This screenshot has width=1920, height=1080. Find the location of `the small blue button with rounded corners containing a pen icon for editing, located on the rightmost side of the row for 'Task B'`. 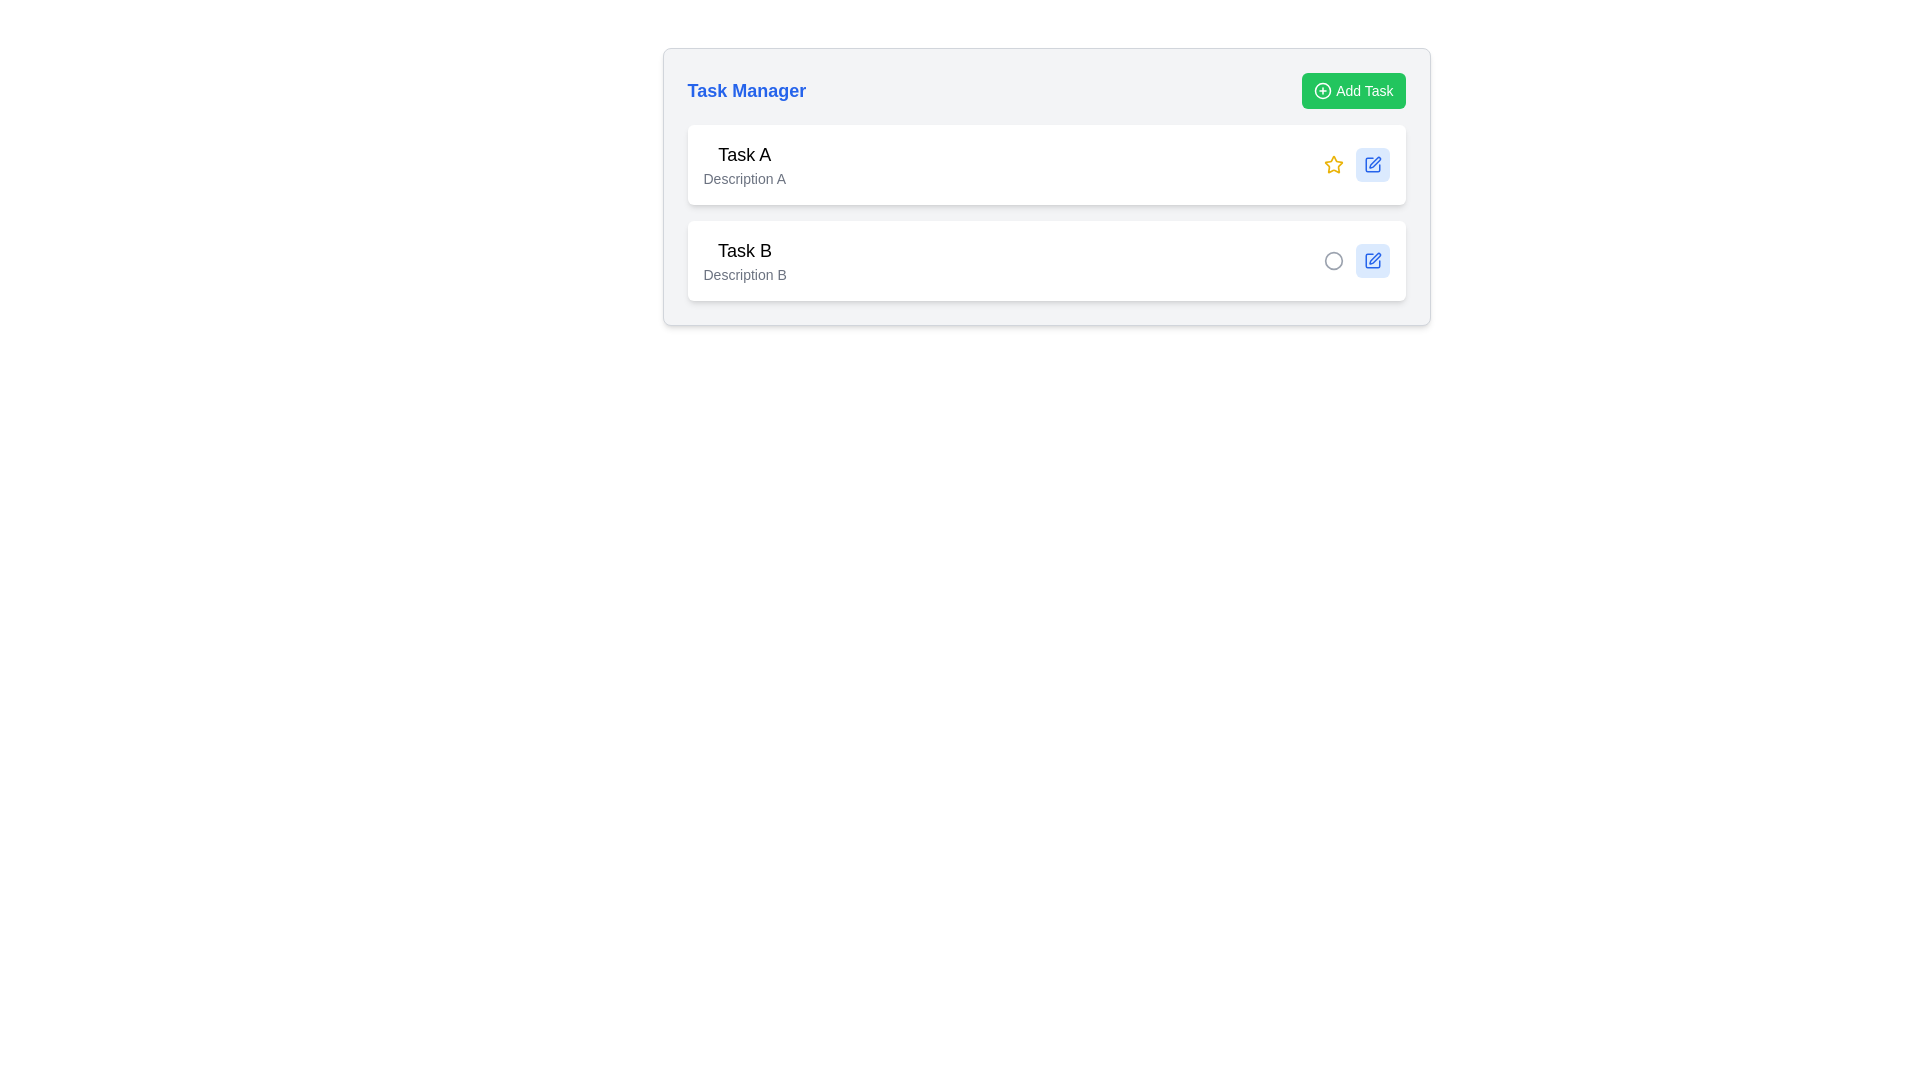

the small blue button with rounded corners containing a pen icon for editing, located on the rightmost side of the row for 'Task B' is located at coordinates (1371, 260).